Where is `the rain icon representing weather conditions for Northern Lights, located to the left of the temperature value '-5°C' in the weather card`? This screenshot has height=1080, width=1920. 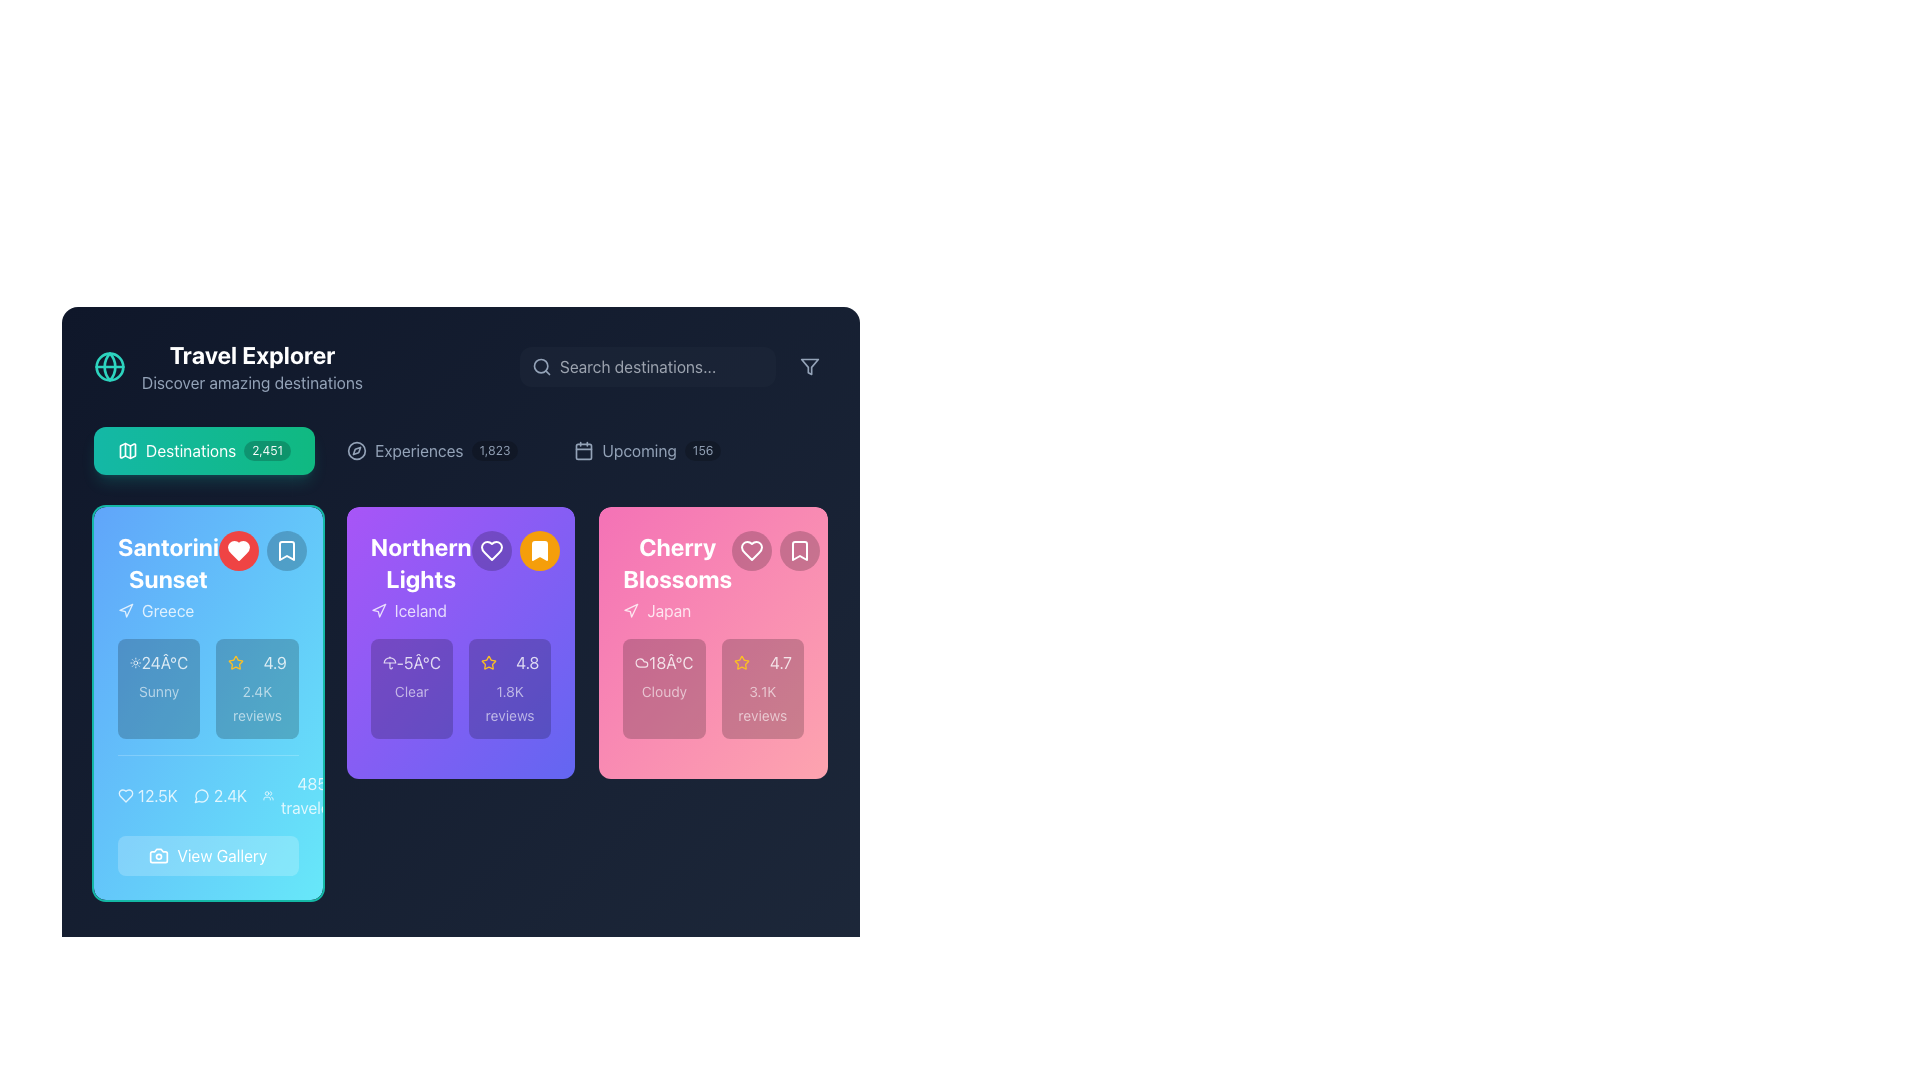
the rain icon representing weather conditions for Northern Lights, located to the left of the temperature value '-5°C' in the weather card is located at coordinates (389, 663).